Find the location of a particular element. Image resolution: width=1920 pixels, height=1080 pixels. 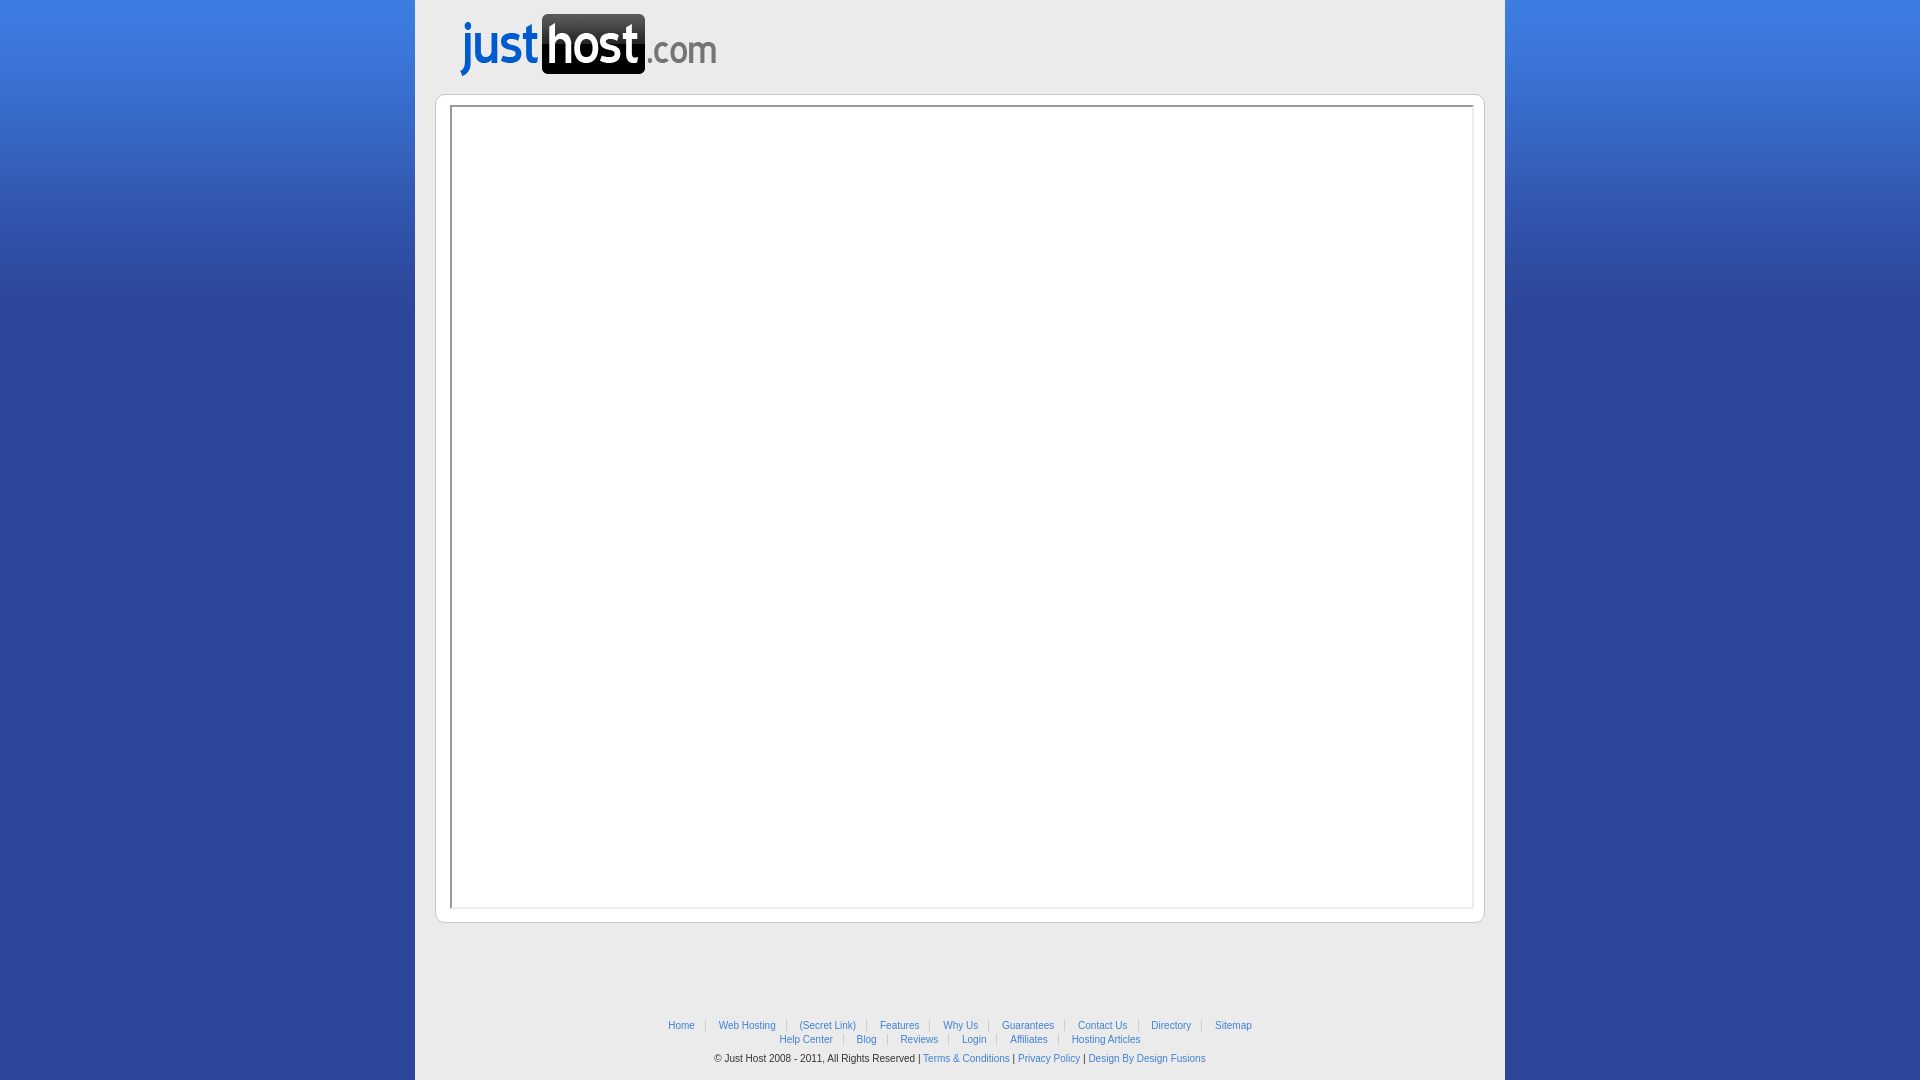

'Design By Design Fusions' is located at coordinates (1146, 1057).